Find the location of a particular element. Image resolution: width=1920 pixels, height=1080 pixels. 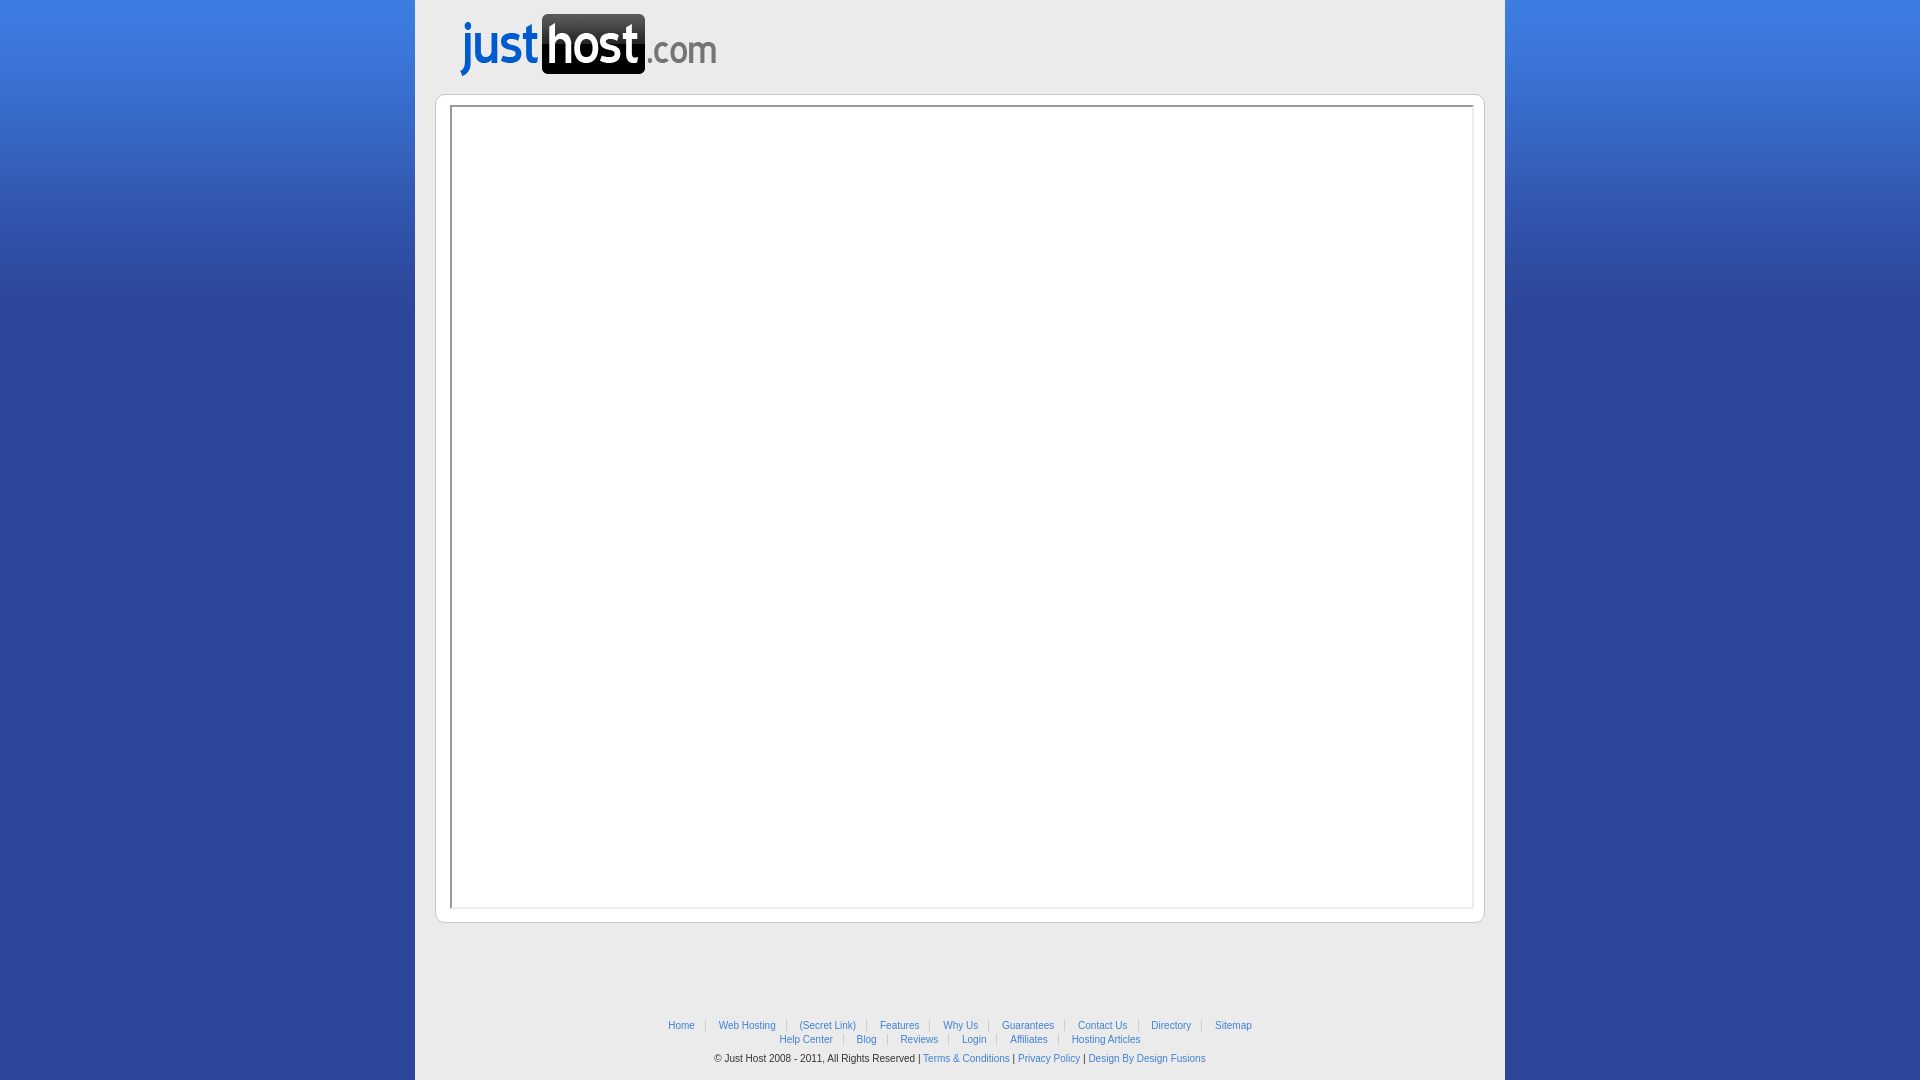

'Design By Design Fusions' is located at coordinates (1146, 1057).